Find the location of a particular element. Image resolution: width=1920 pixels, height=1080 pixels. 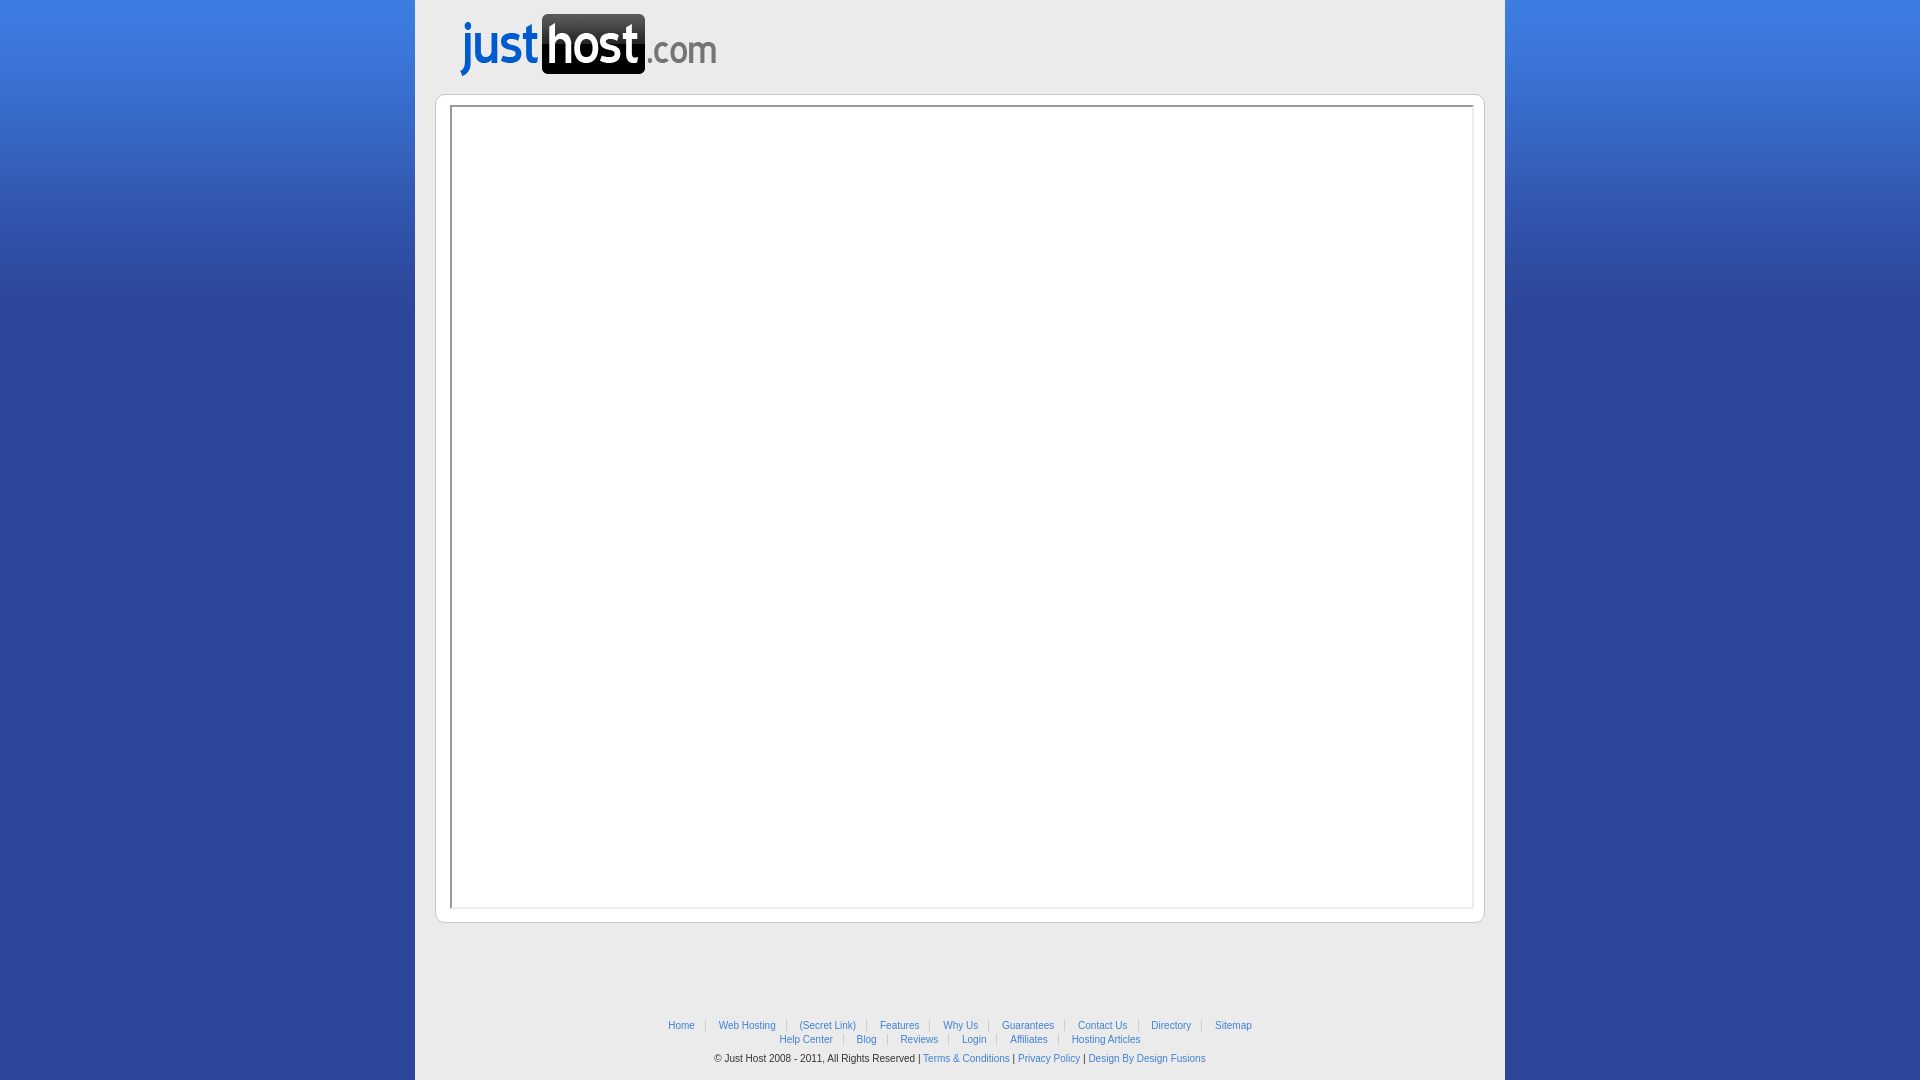

'Design By Design Fusions' is located at coordinates (1146, 1057).